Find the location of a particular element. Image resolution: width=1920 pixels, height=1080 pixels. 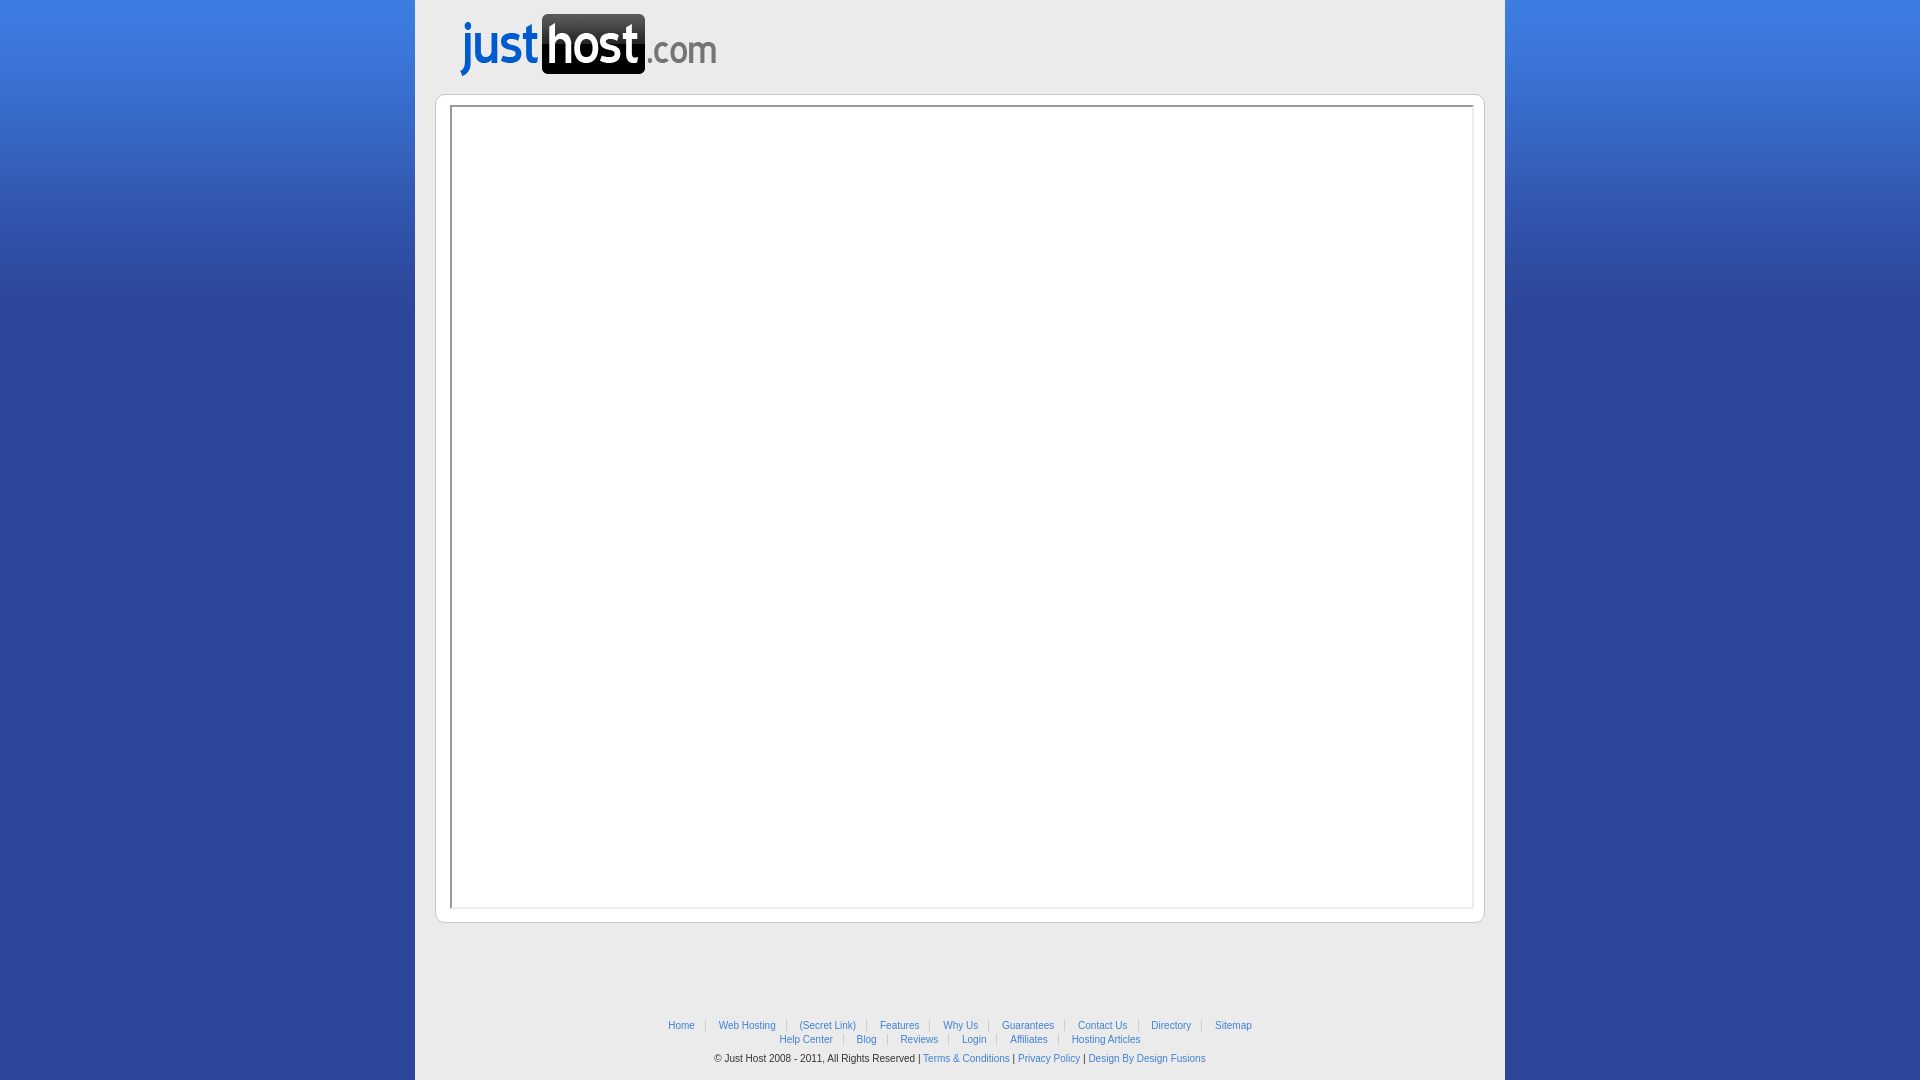

'Design By Design Fusions' is located at coordinates (1146, 1057).